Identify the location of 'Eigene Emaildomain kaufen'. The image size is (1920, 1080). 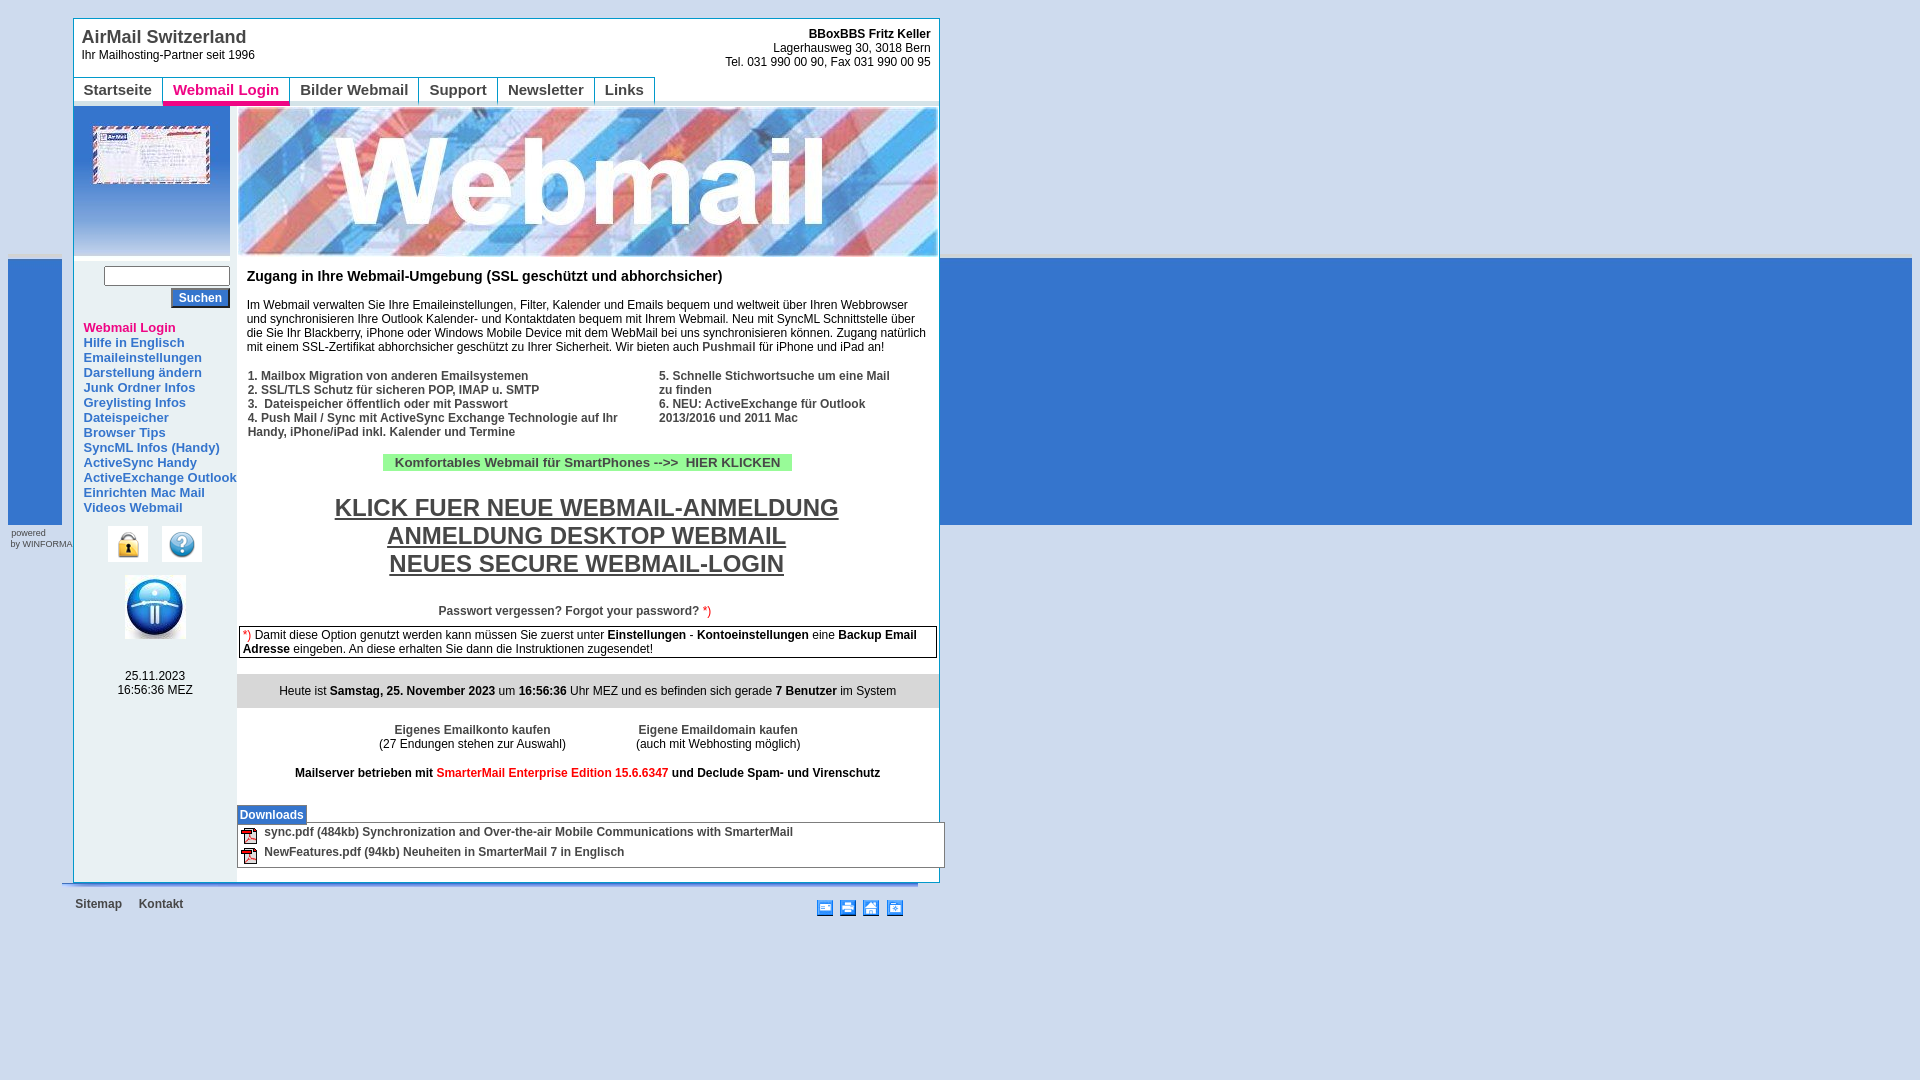
(717, 729).